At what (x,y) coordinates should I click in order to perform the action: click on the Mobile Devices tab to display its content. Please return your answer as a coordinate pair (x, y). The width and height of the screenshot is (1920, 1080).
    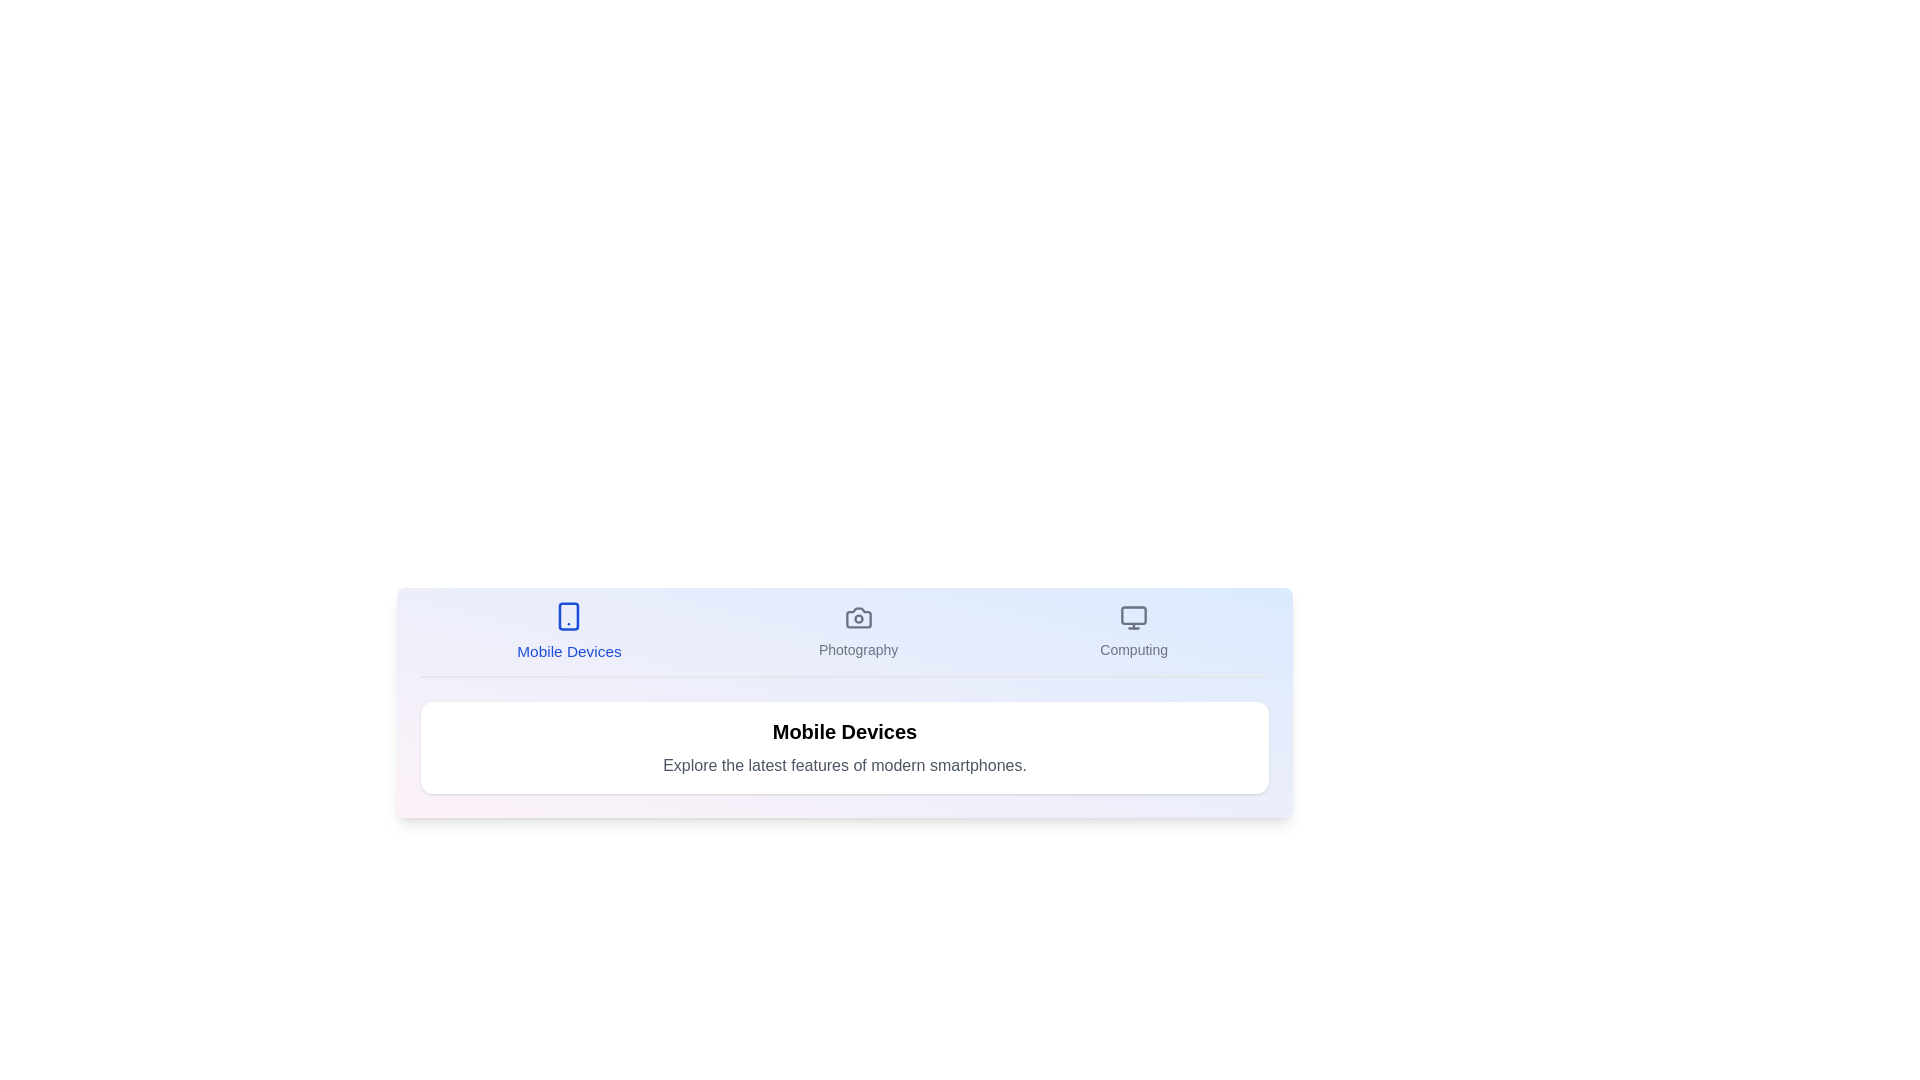
    Looking at the image, I should click on (568, 632).